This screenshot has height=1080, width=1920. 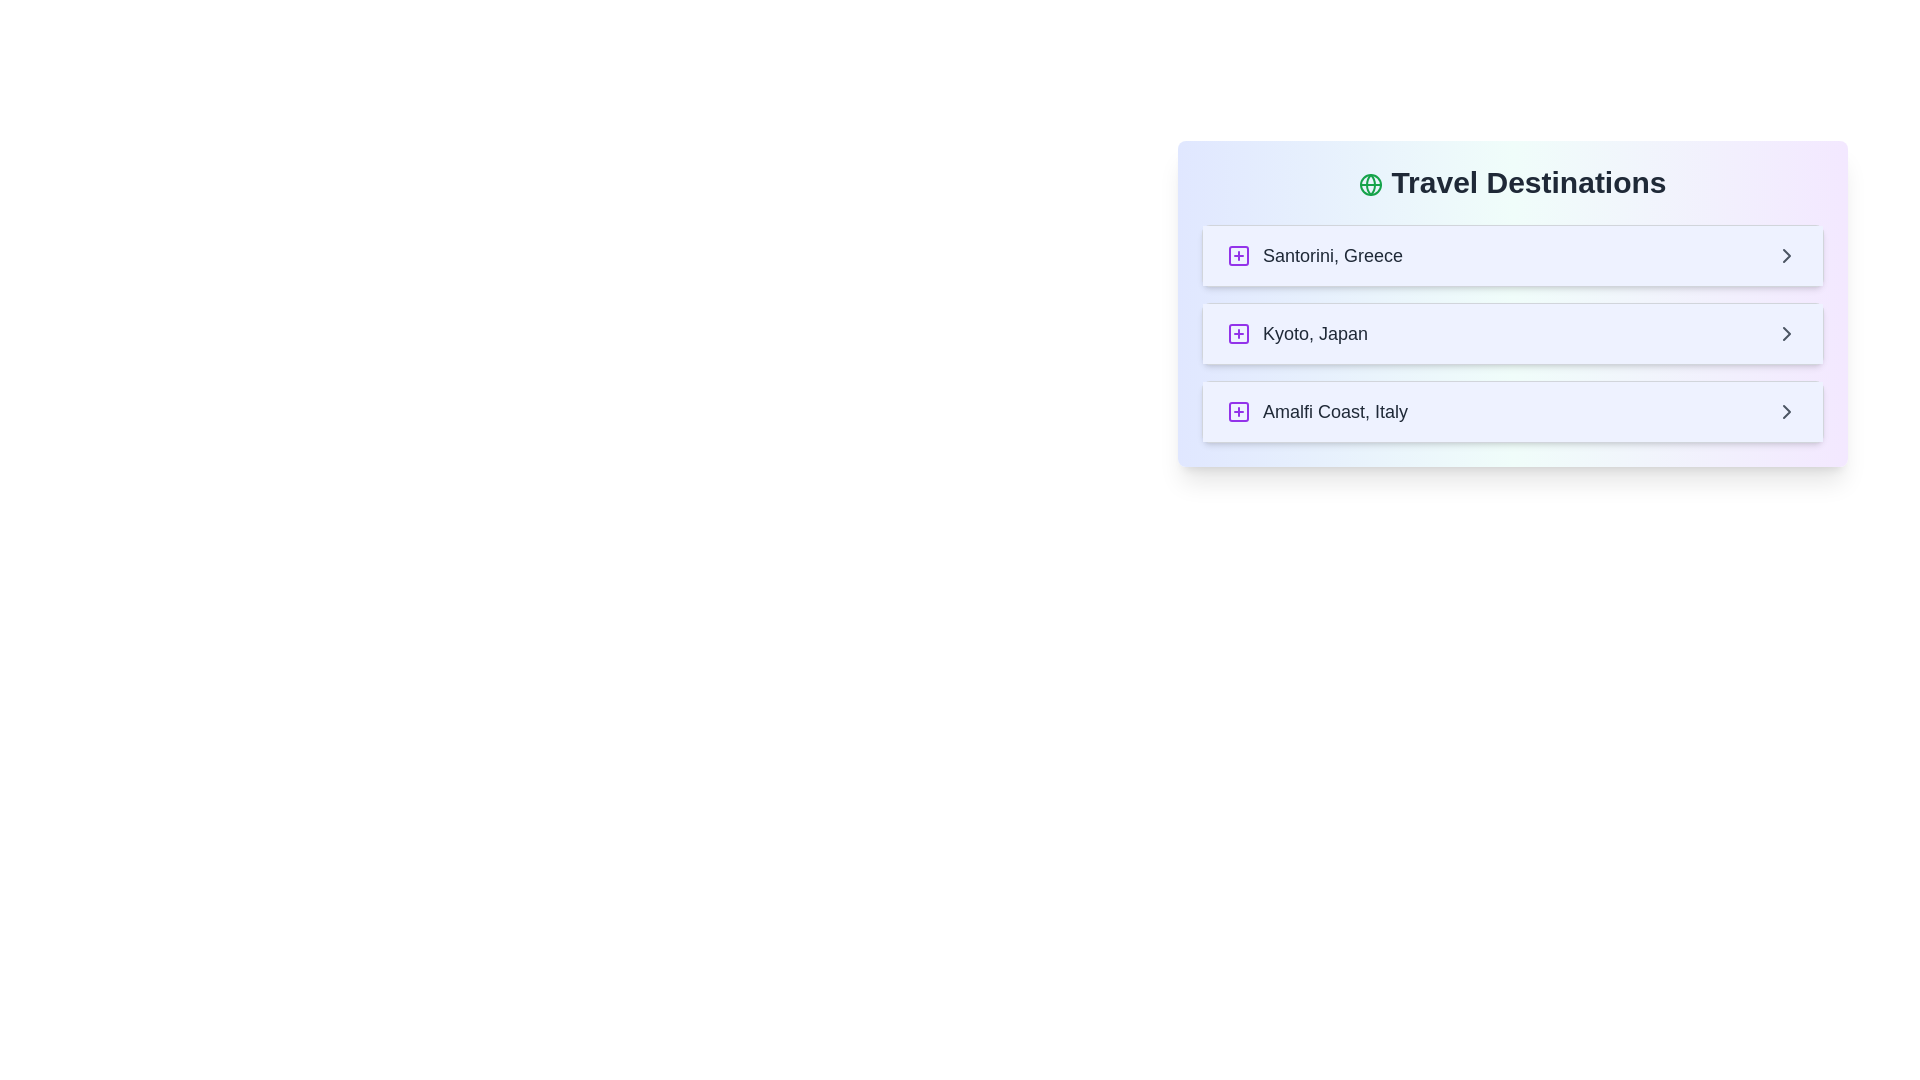 I want to click on the small circular green globe icon with longitude and latitude markings, located immediately to the left of the 'Travel Destinations' heading, so click(x=1370, y=185).